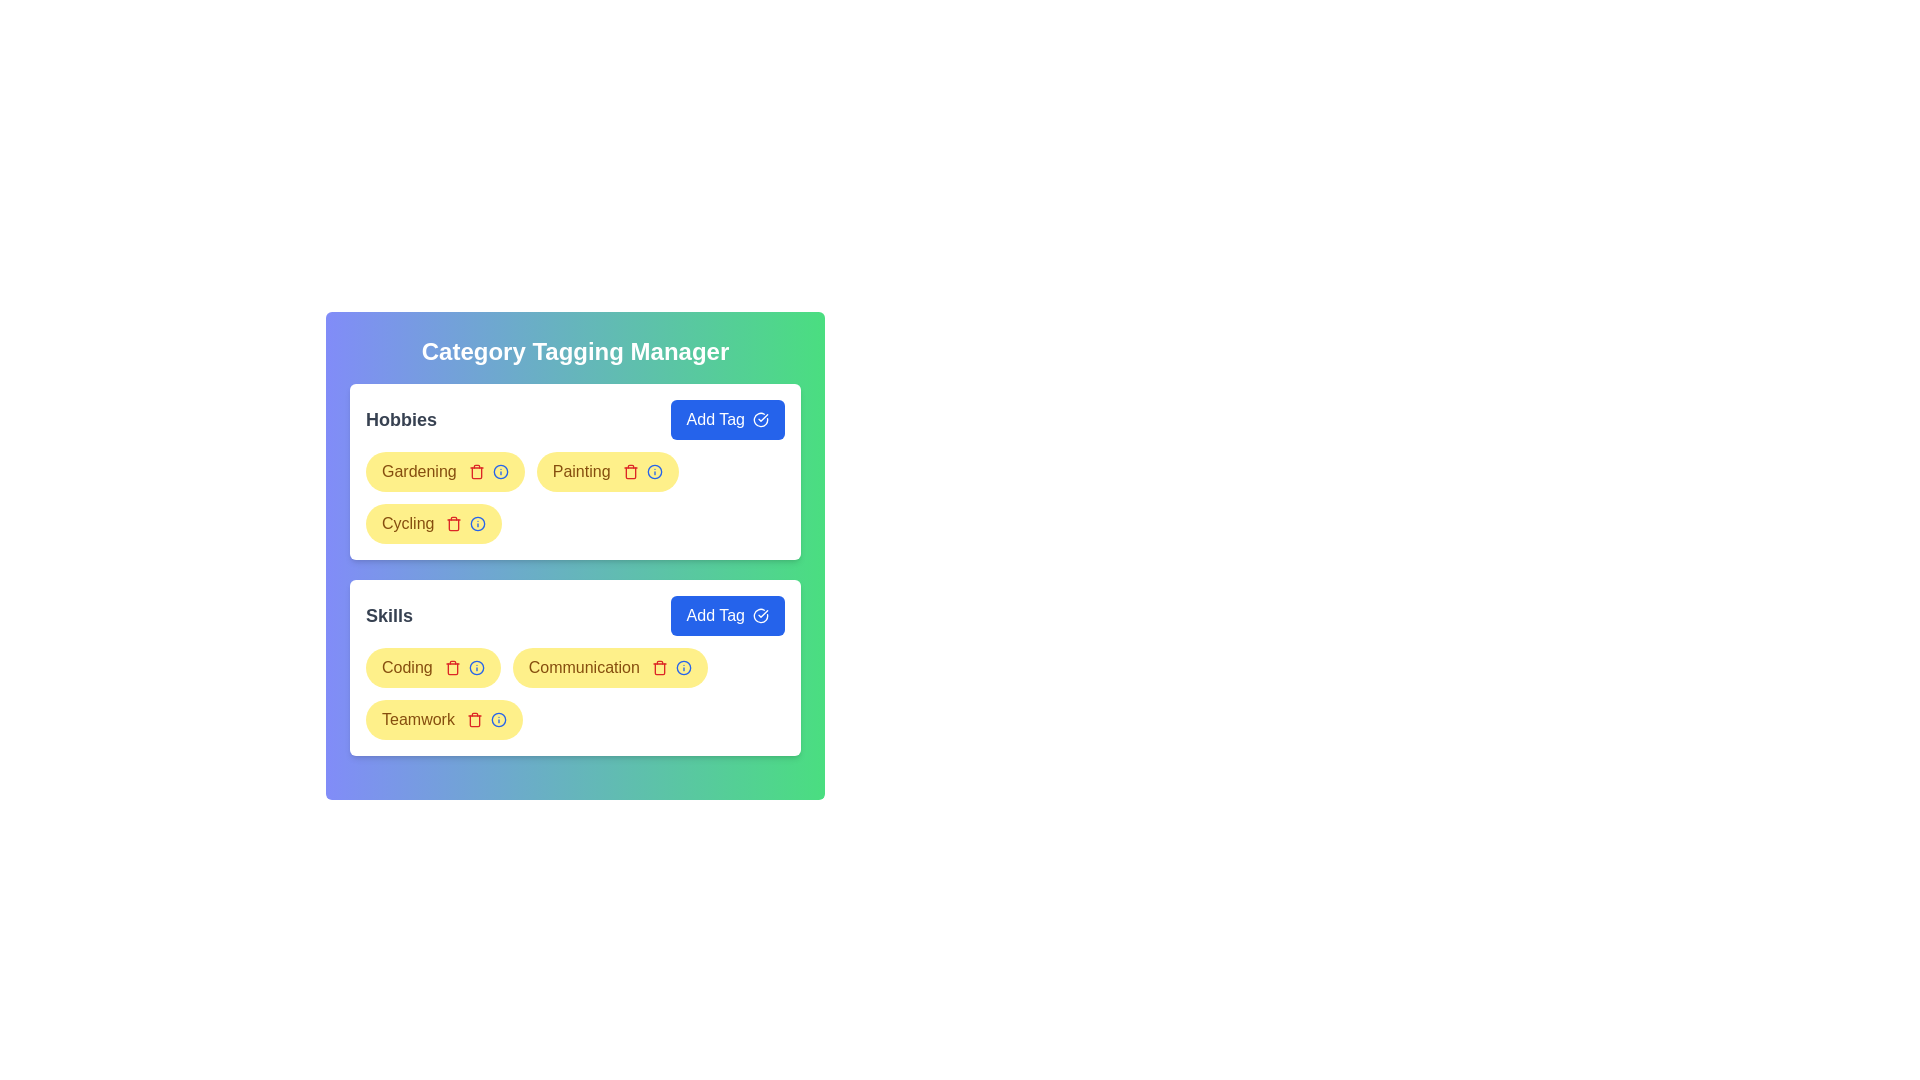 This screenshot has height=1080, width=1920. What do you see at coordinates (726, 419) in the screenshot?
I see `the rectangular blue button labeled 'Add Tag' with a checkmark icon, located in the 'Hobbies' section of the 'Category Tagging Manager'` at bounding box center [726, 419].